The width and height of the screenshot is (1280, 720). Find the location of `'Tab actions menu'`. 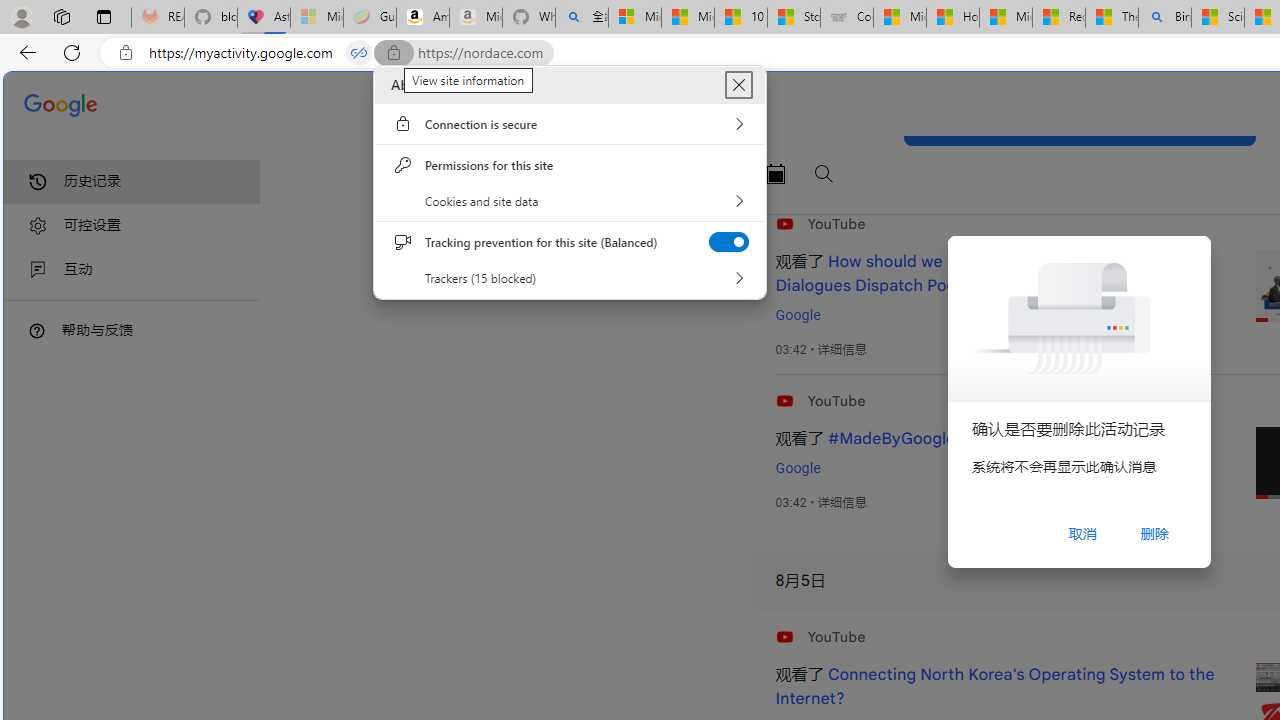

'Tab actions menu' is located at coordinates (103, 16).